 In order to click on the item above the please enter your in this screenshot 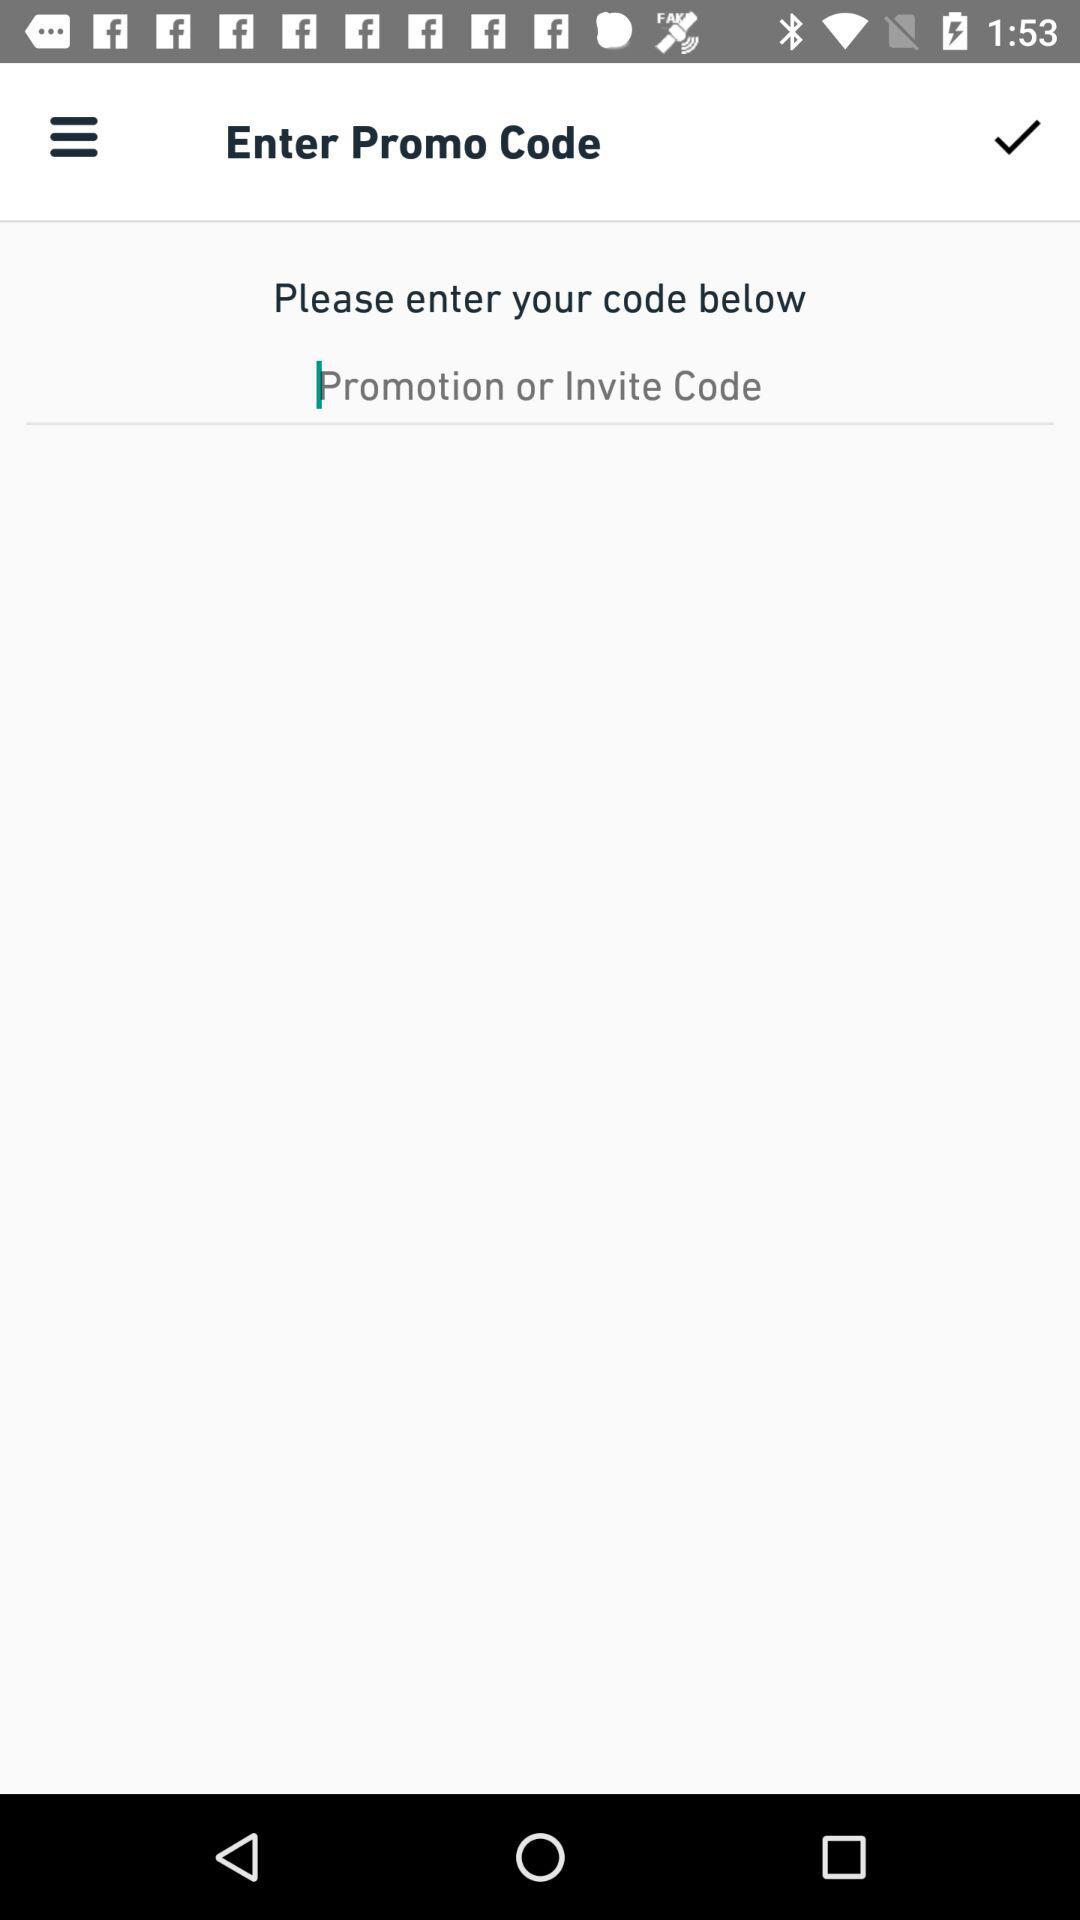, I will do `click(72, 135)`.